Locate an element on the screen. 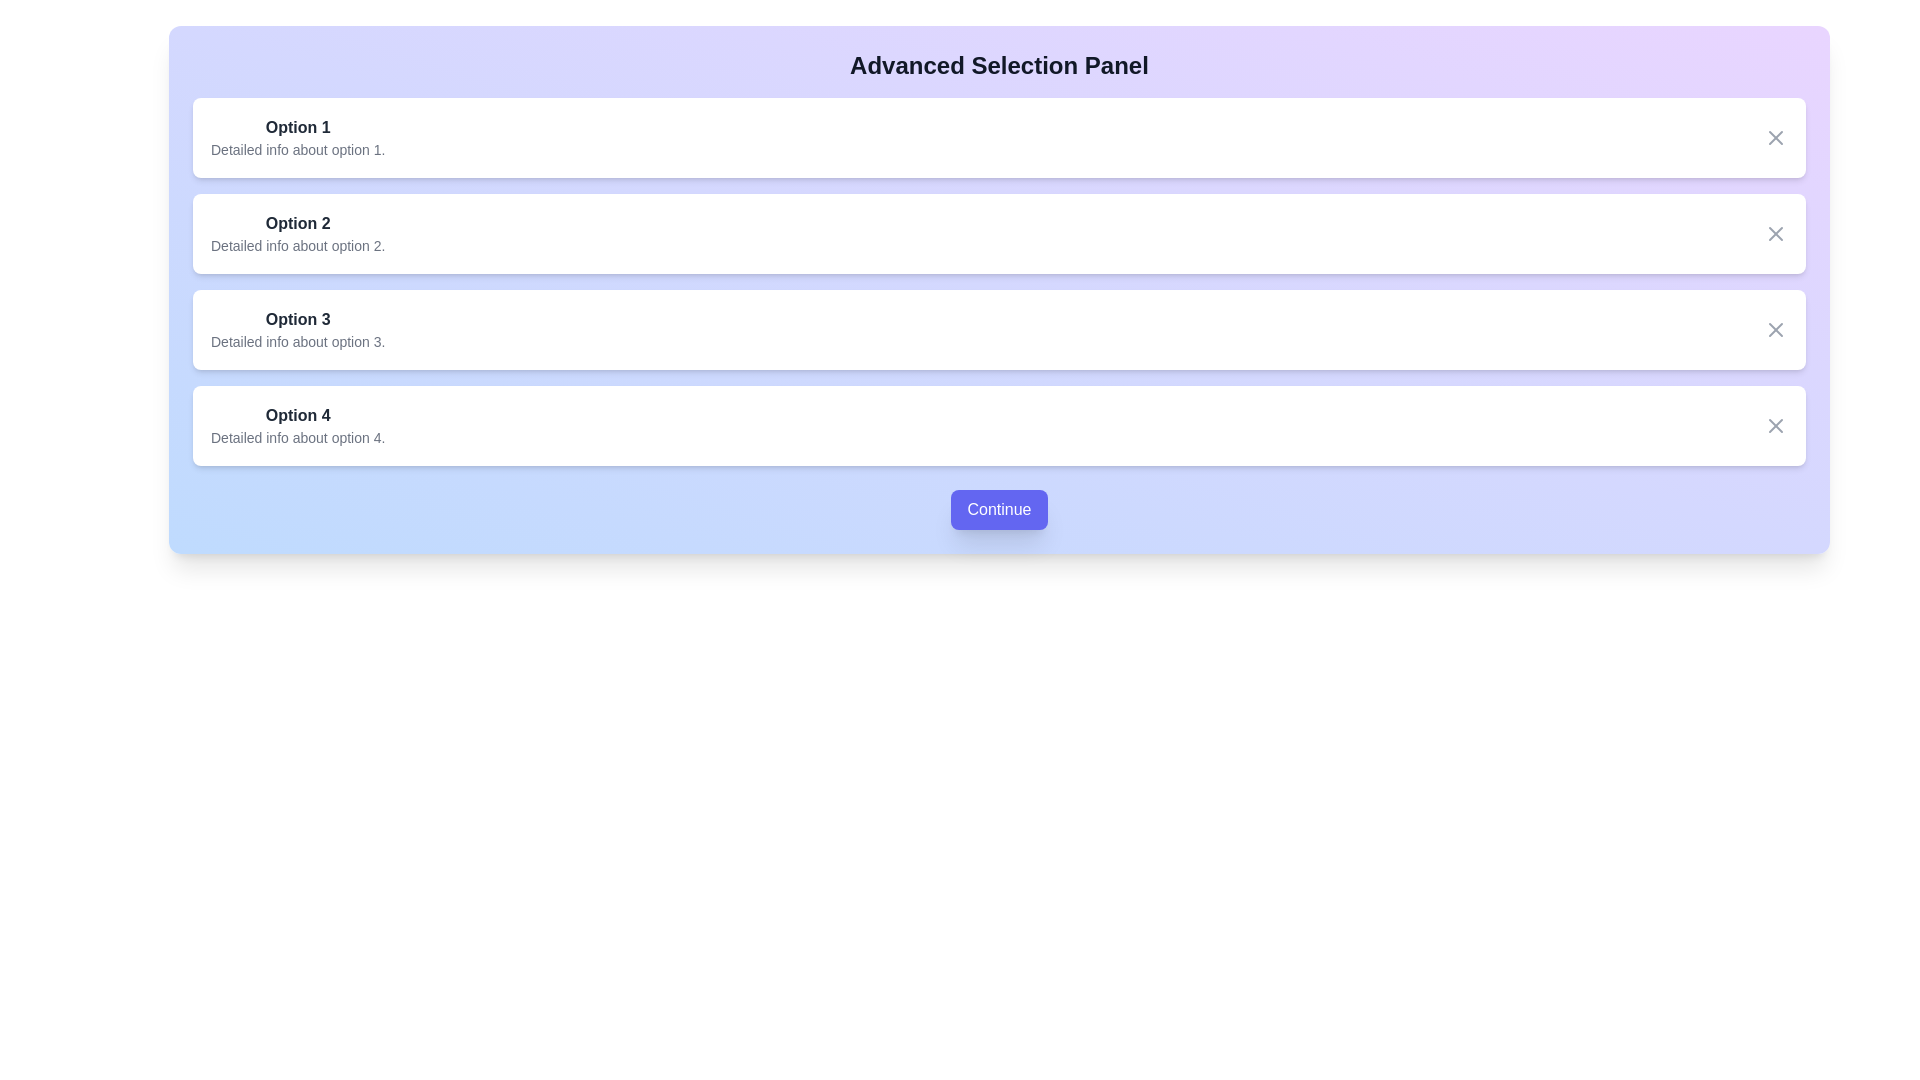 The height and width of the screenshot is (1080, 1920). the 'X' icon button in the top-right corner of 'Option 1' is located at coordinates (1776, 137).